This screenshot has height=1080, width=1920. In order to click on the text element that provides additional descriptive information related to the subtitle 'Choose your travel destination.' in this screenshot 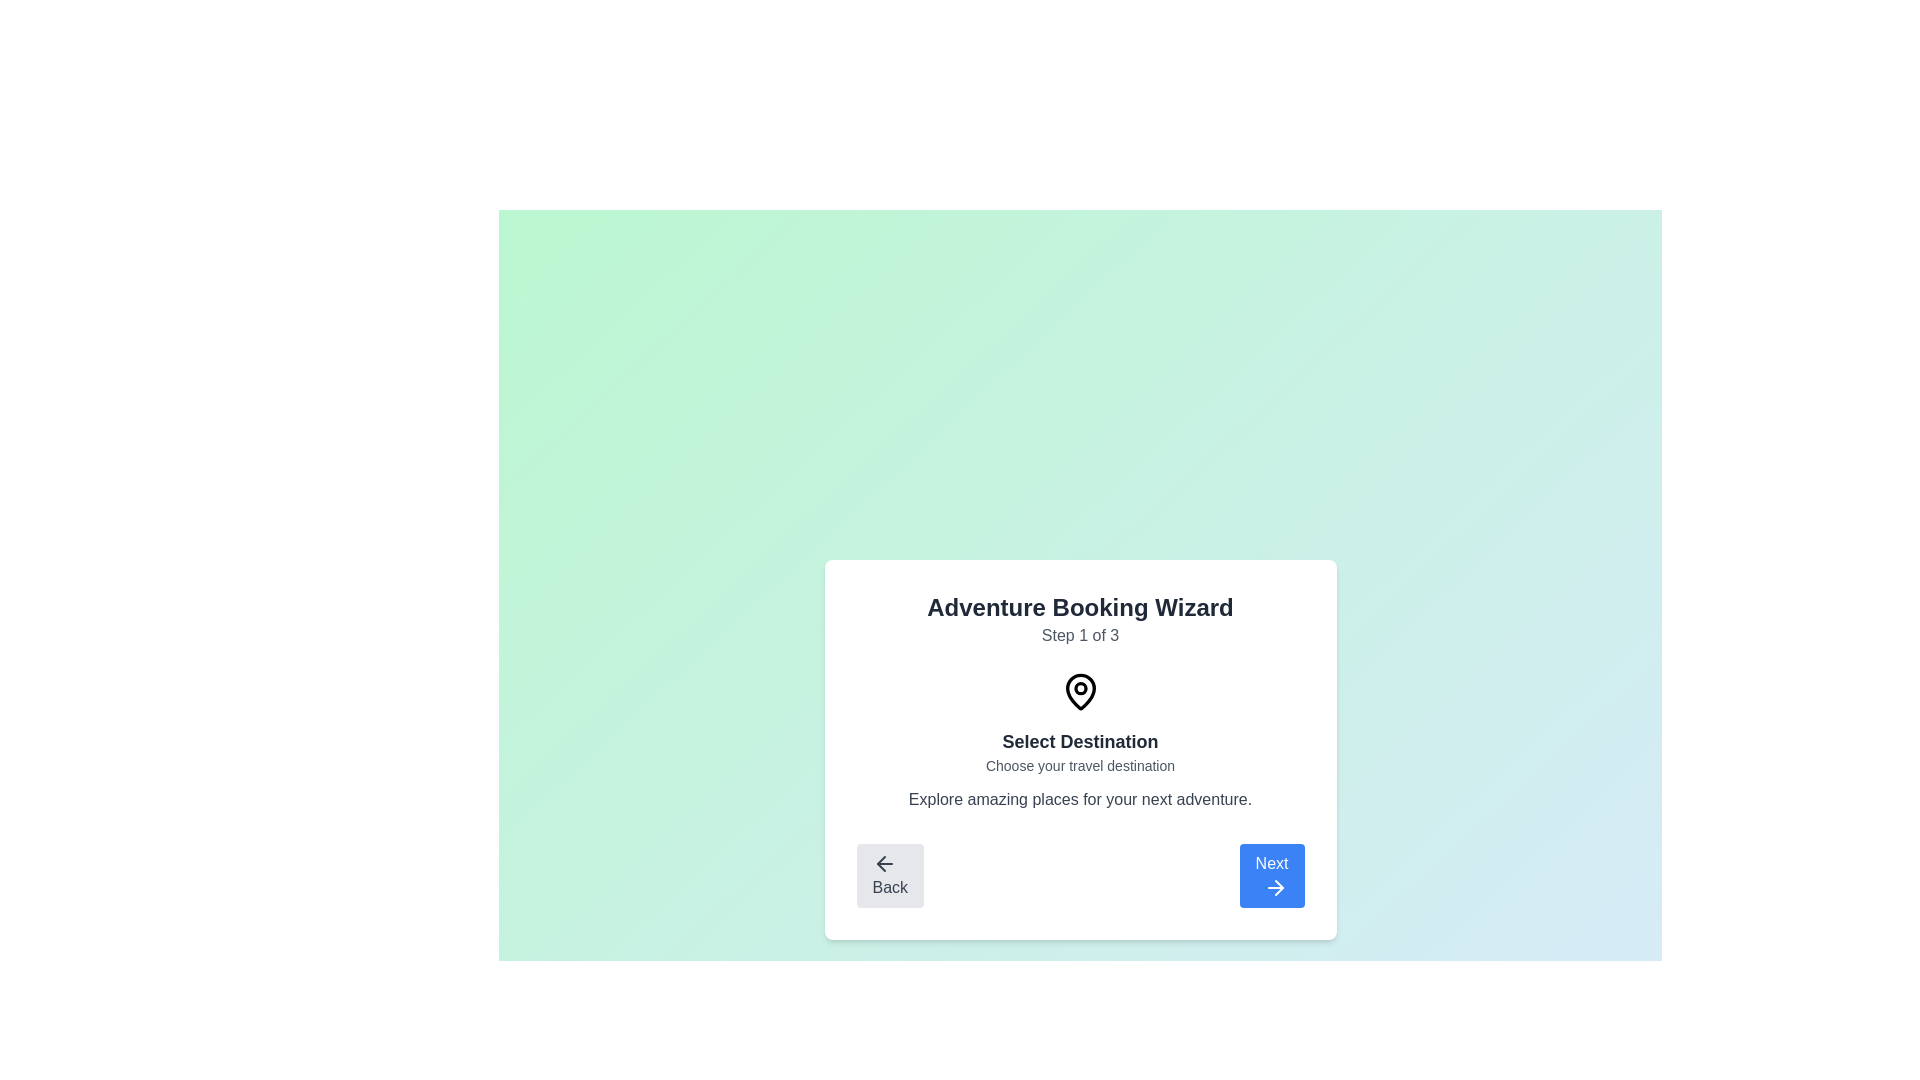, I will do `click(1079, 798)`.